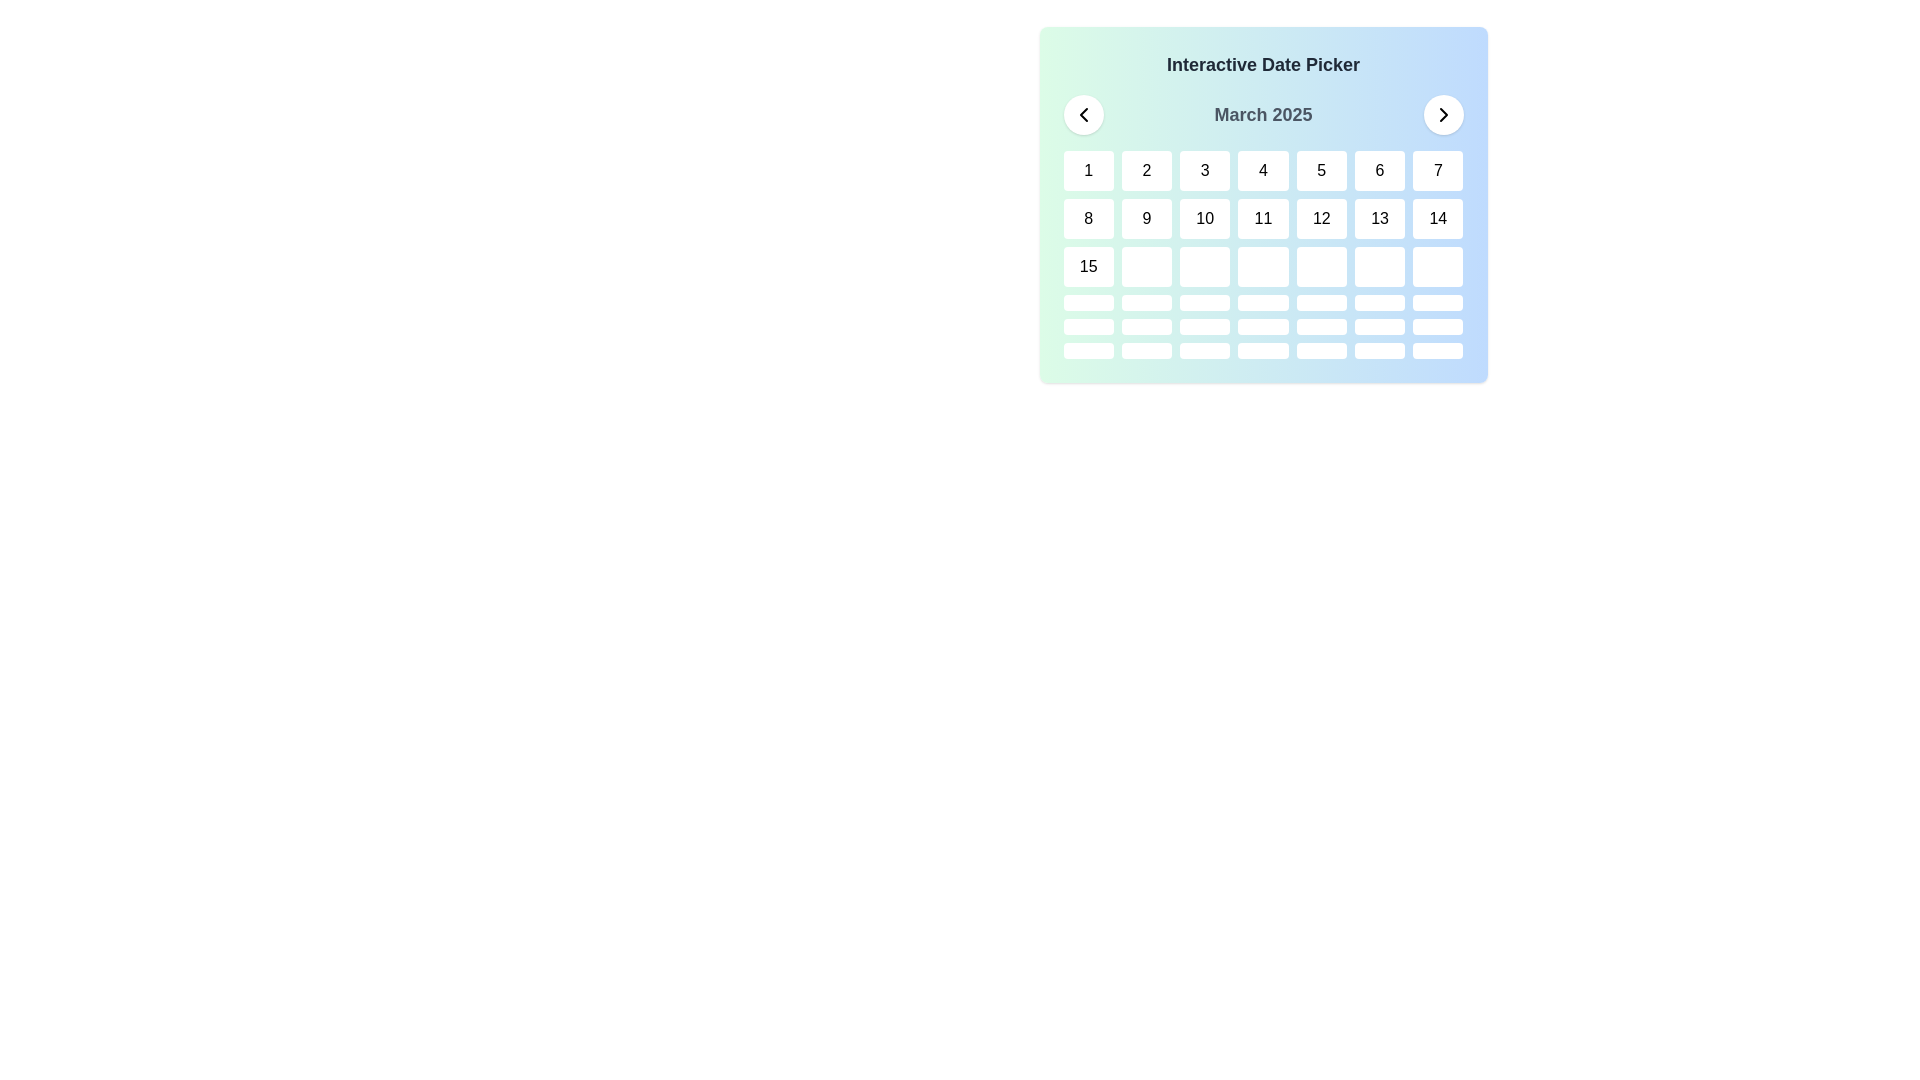  What do you see at coordinates (1087, 169) in the screenshot?
I see `the first day of the month button in the date picker` at bounding box center [1087, 169].